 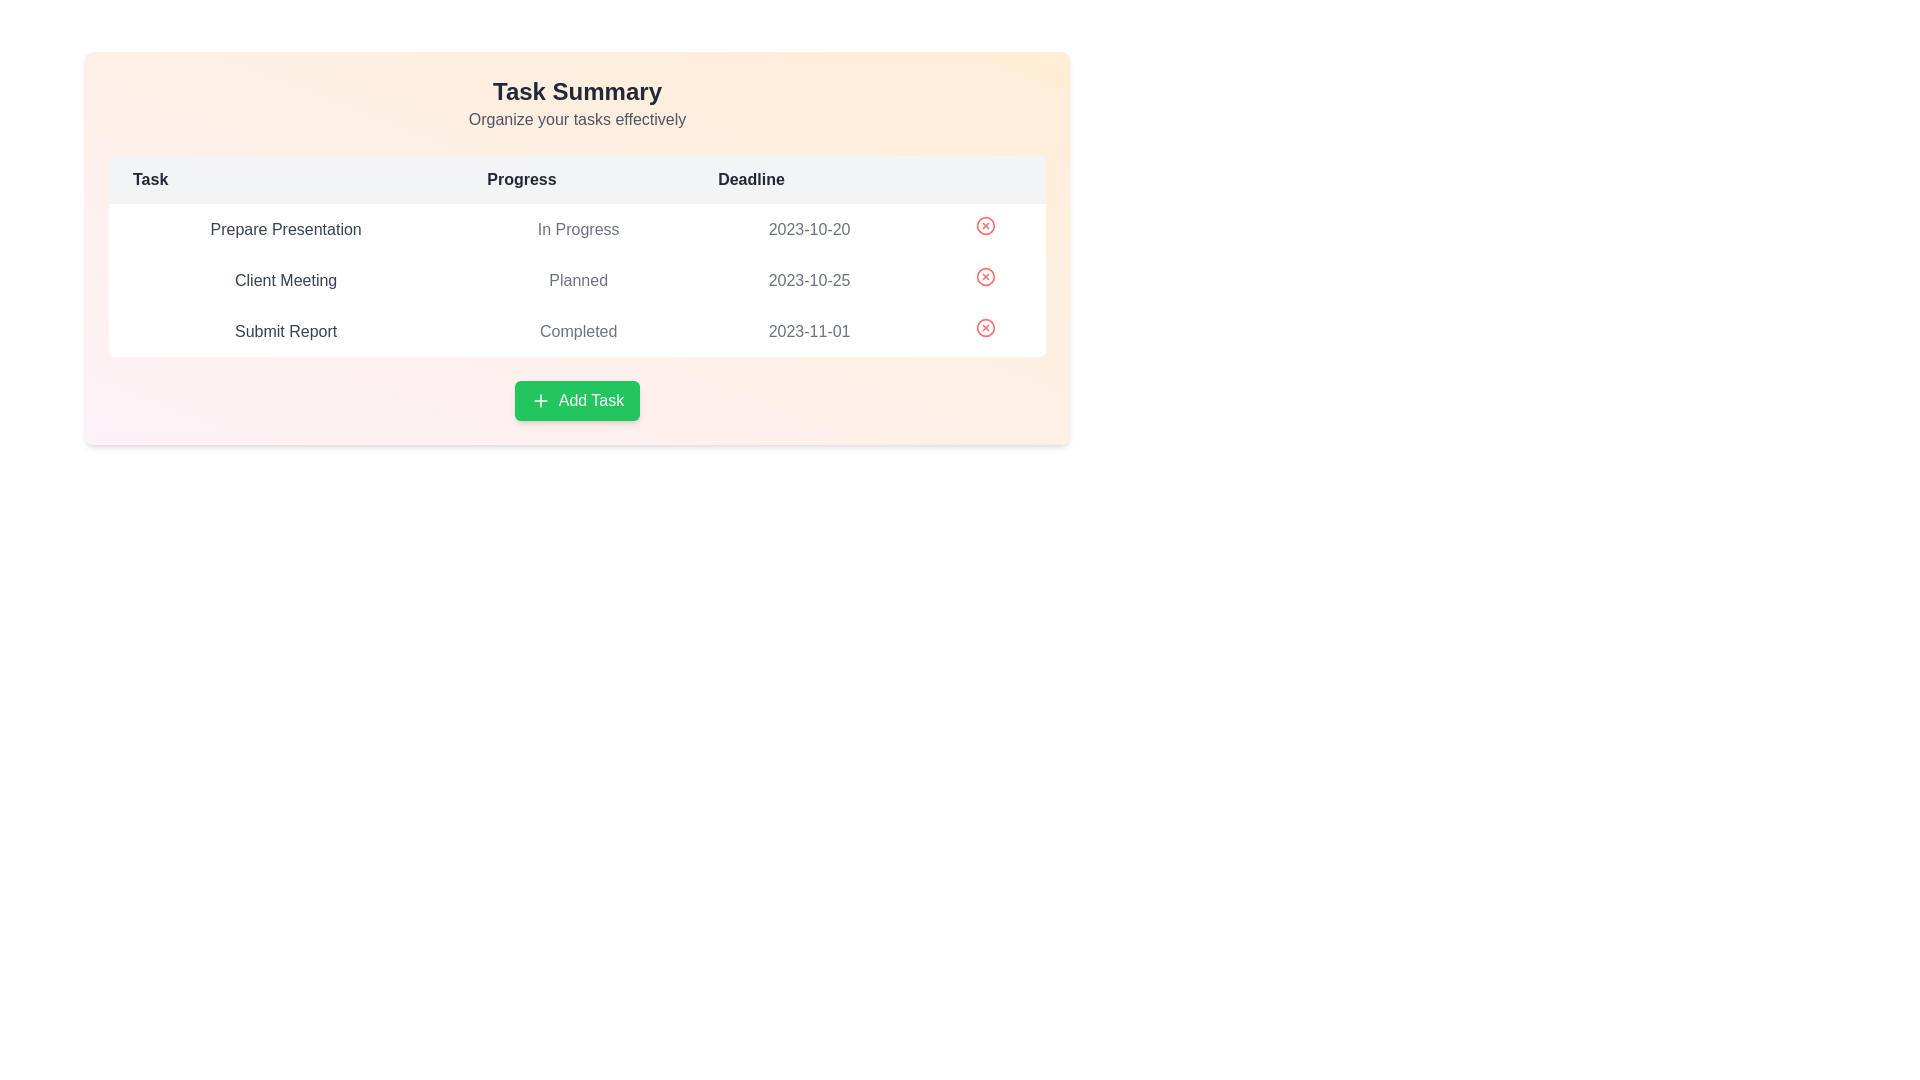 I want to click on the task row corresponding to Prepare Presentation, so click(x=576, y=228).